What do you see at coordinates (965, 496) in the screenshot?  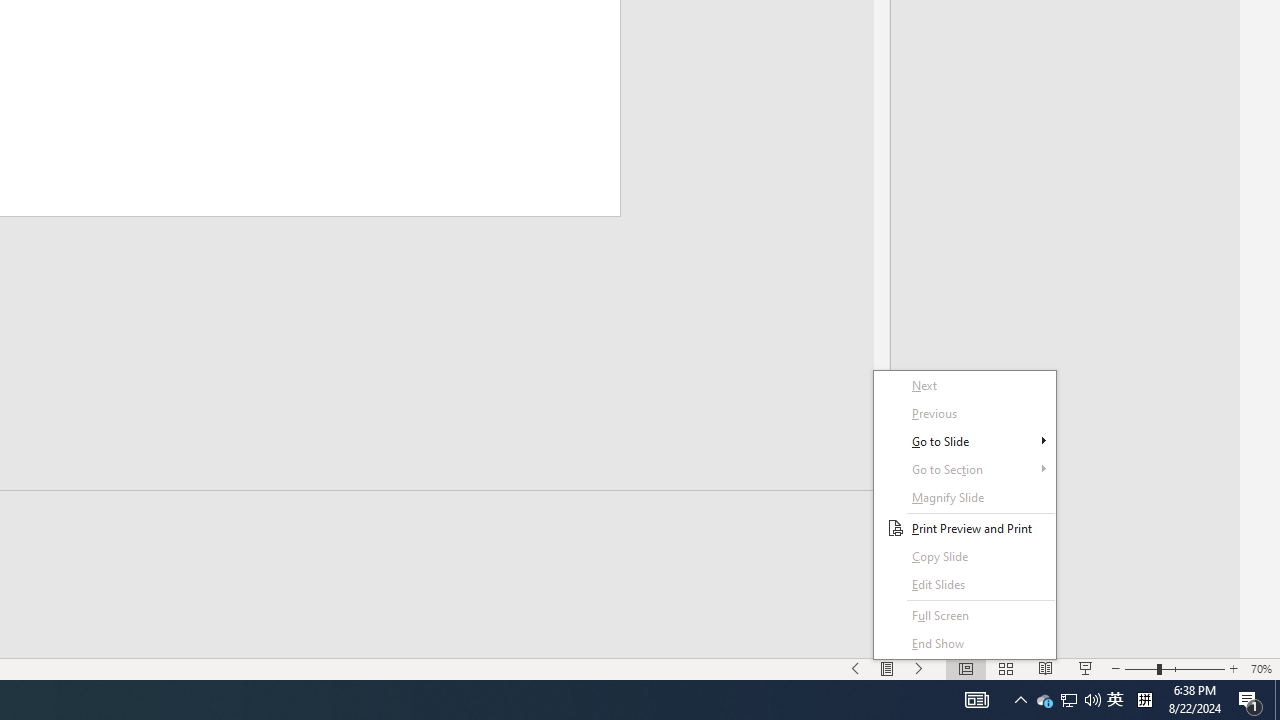 I see `'Go to Section'` at bounding box center [965, 496].